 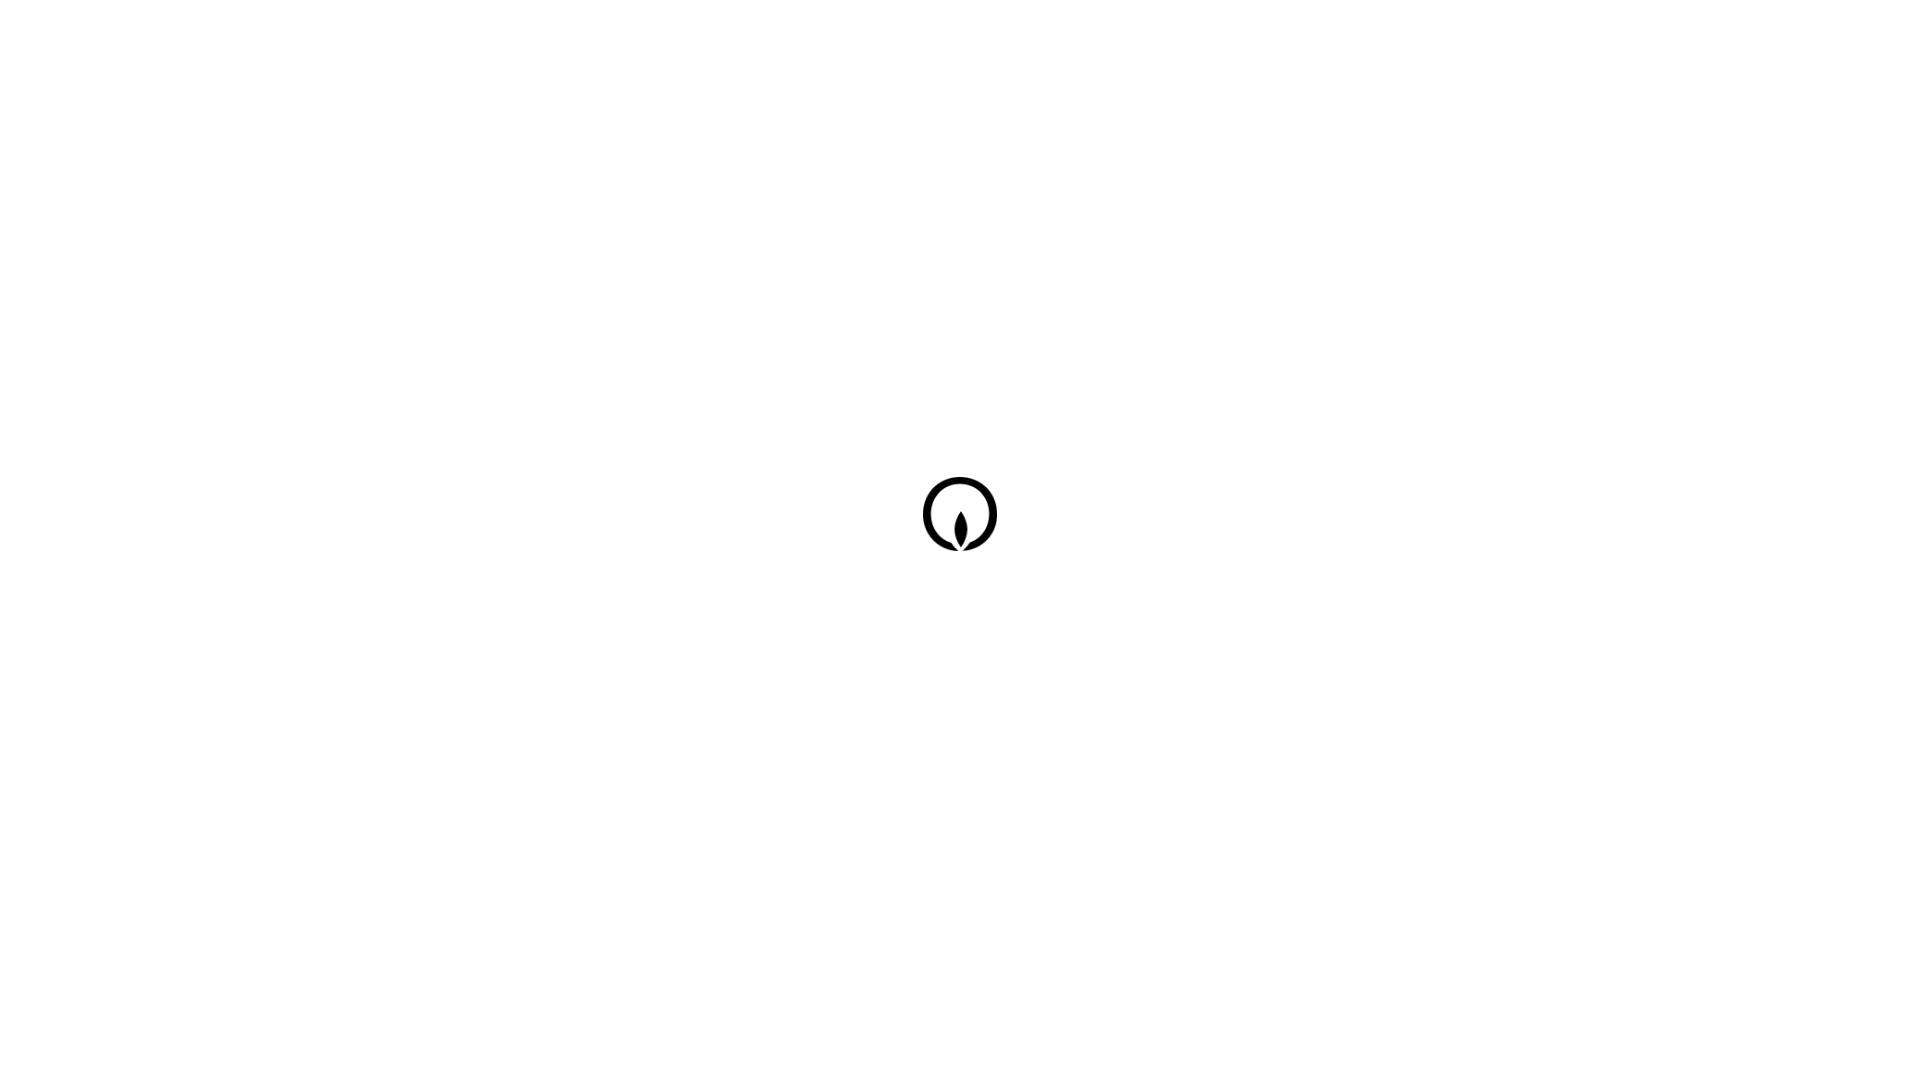 I want to click on 'eroma logo', so click(x=964, y=515).